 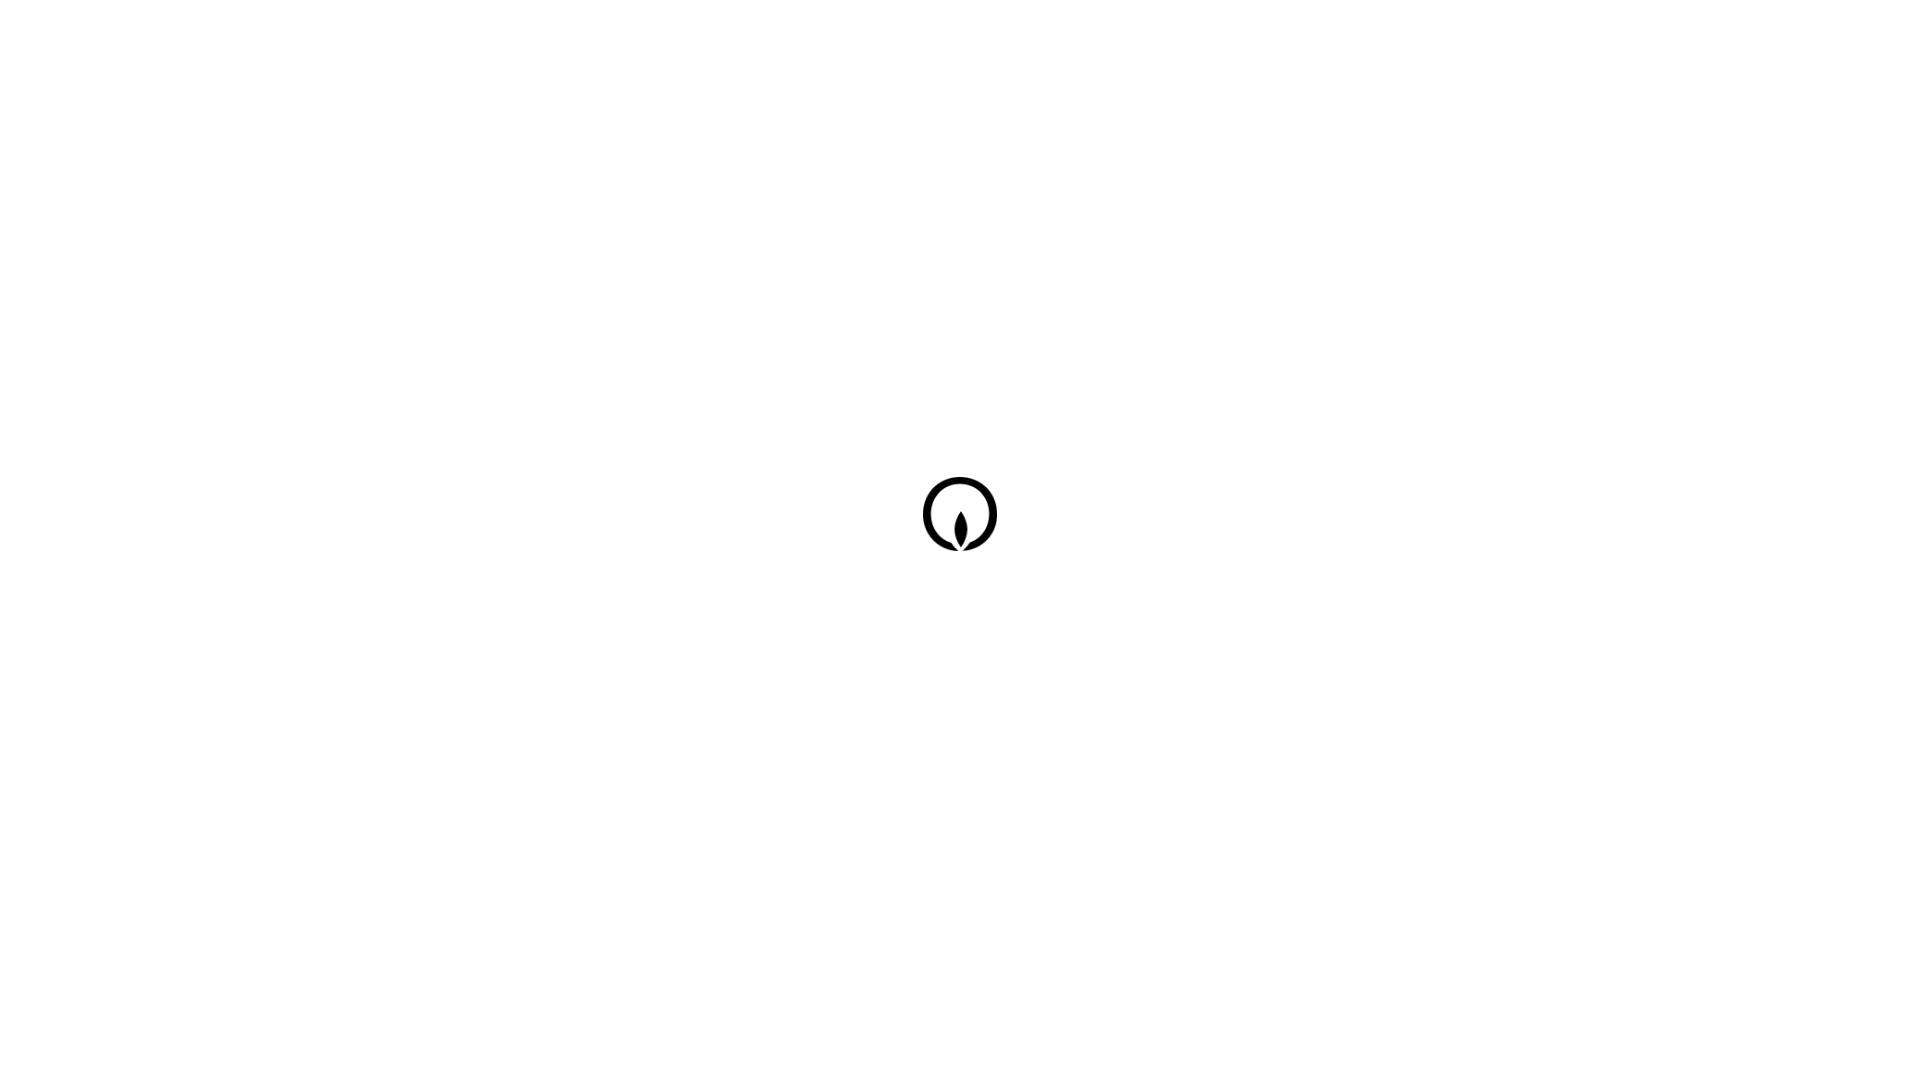 I want to click on 'eroma logo', so click(x=964, y=515).